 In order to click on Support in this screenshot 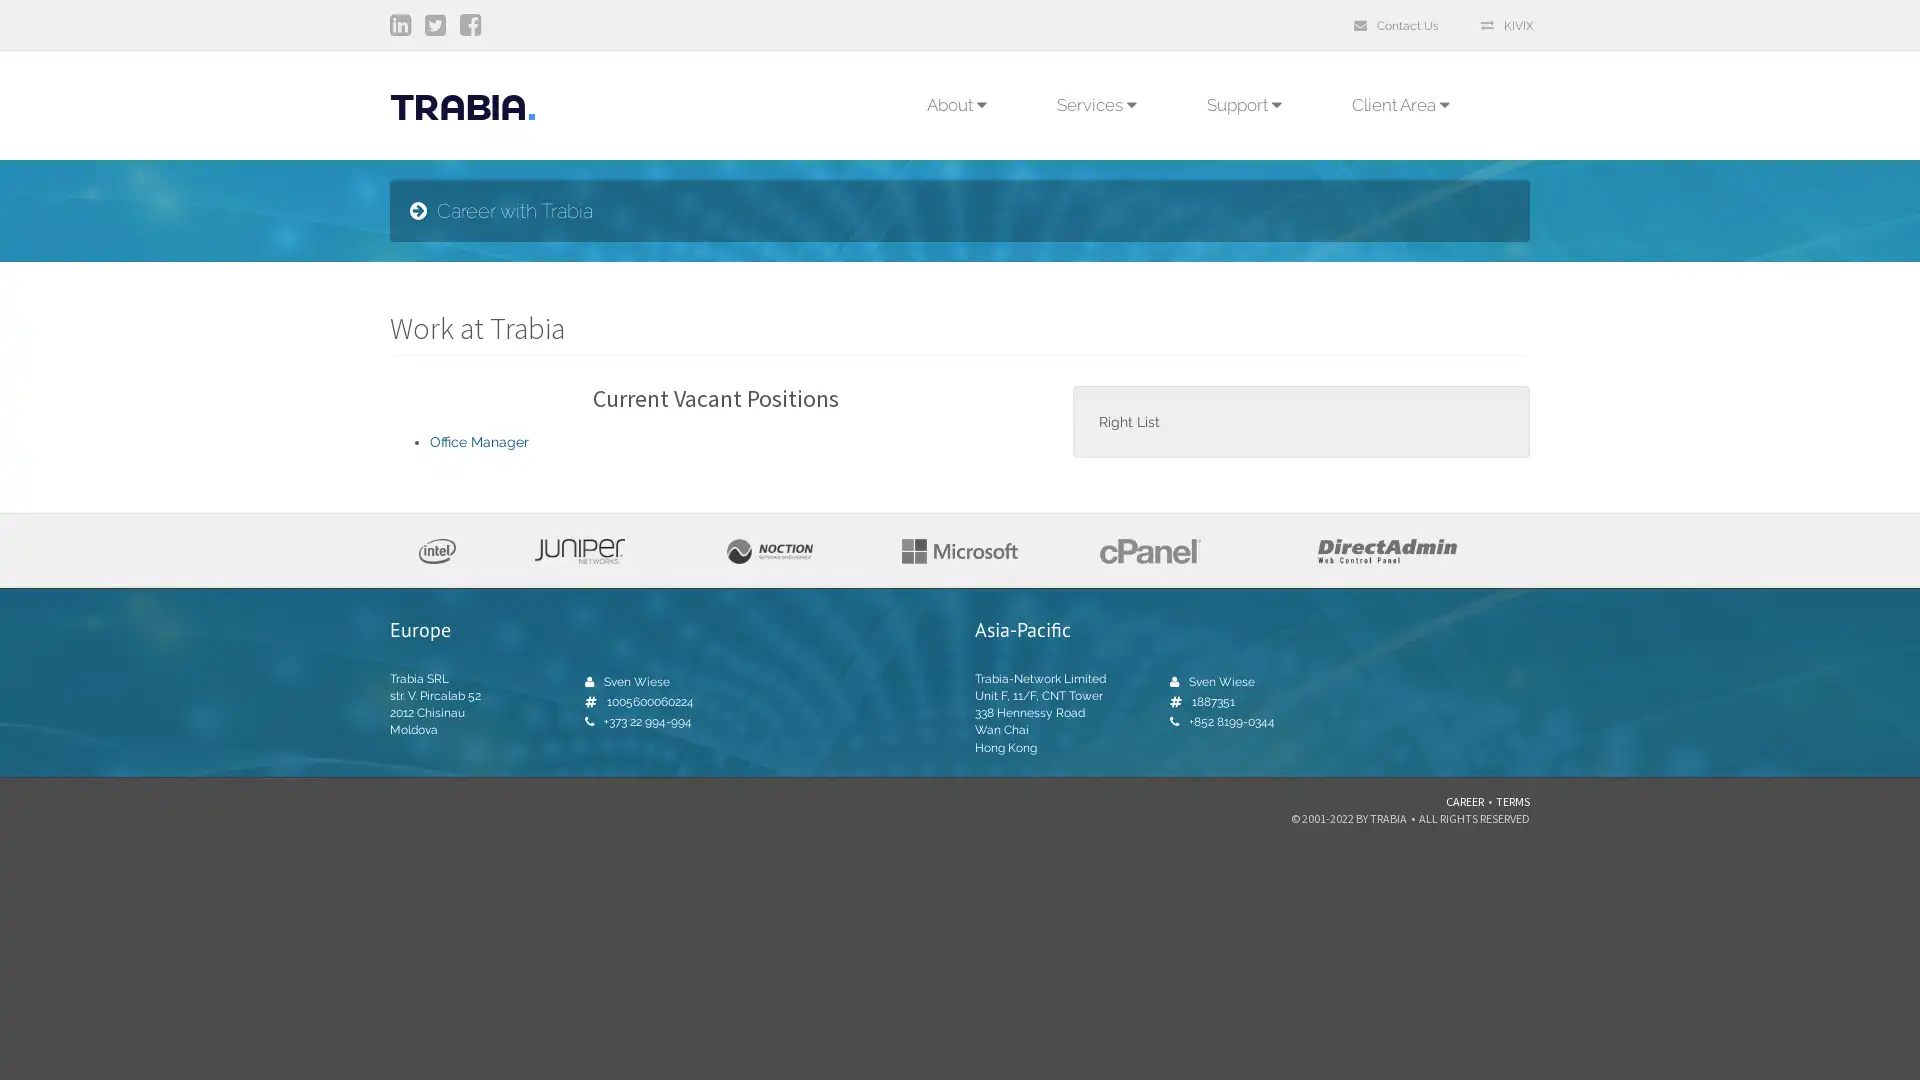, I will do `click(1243, 104)`.